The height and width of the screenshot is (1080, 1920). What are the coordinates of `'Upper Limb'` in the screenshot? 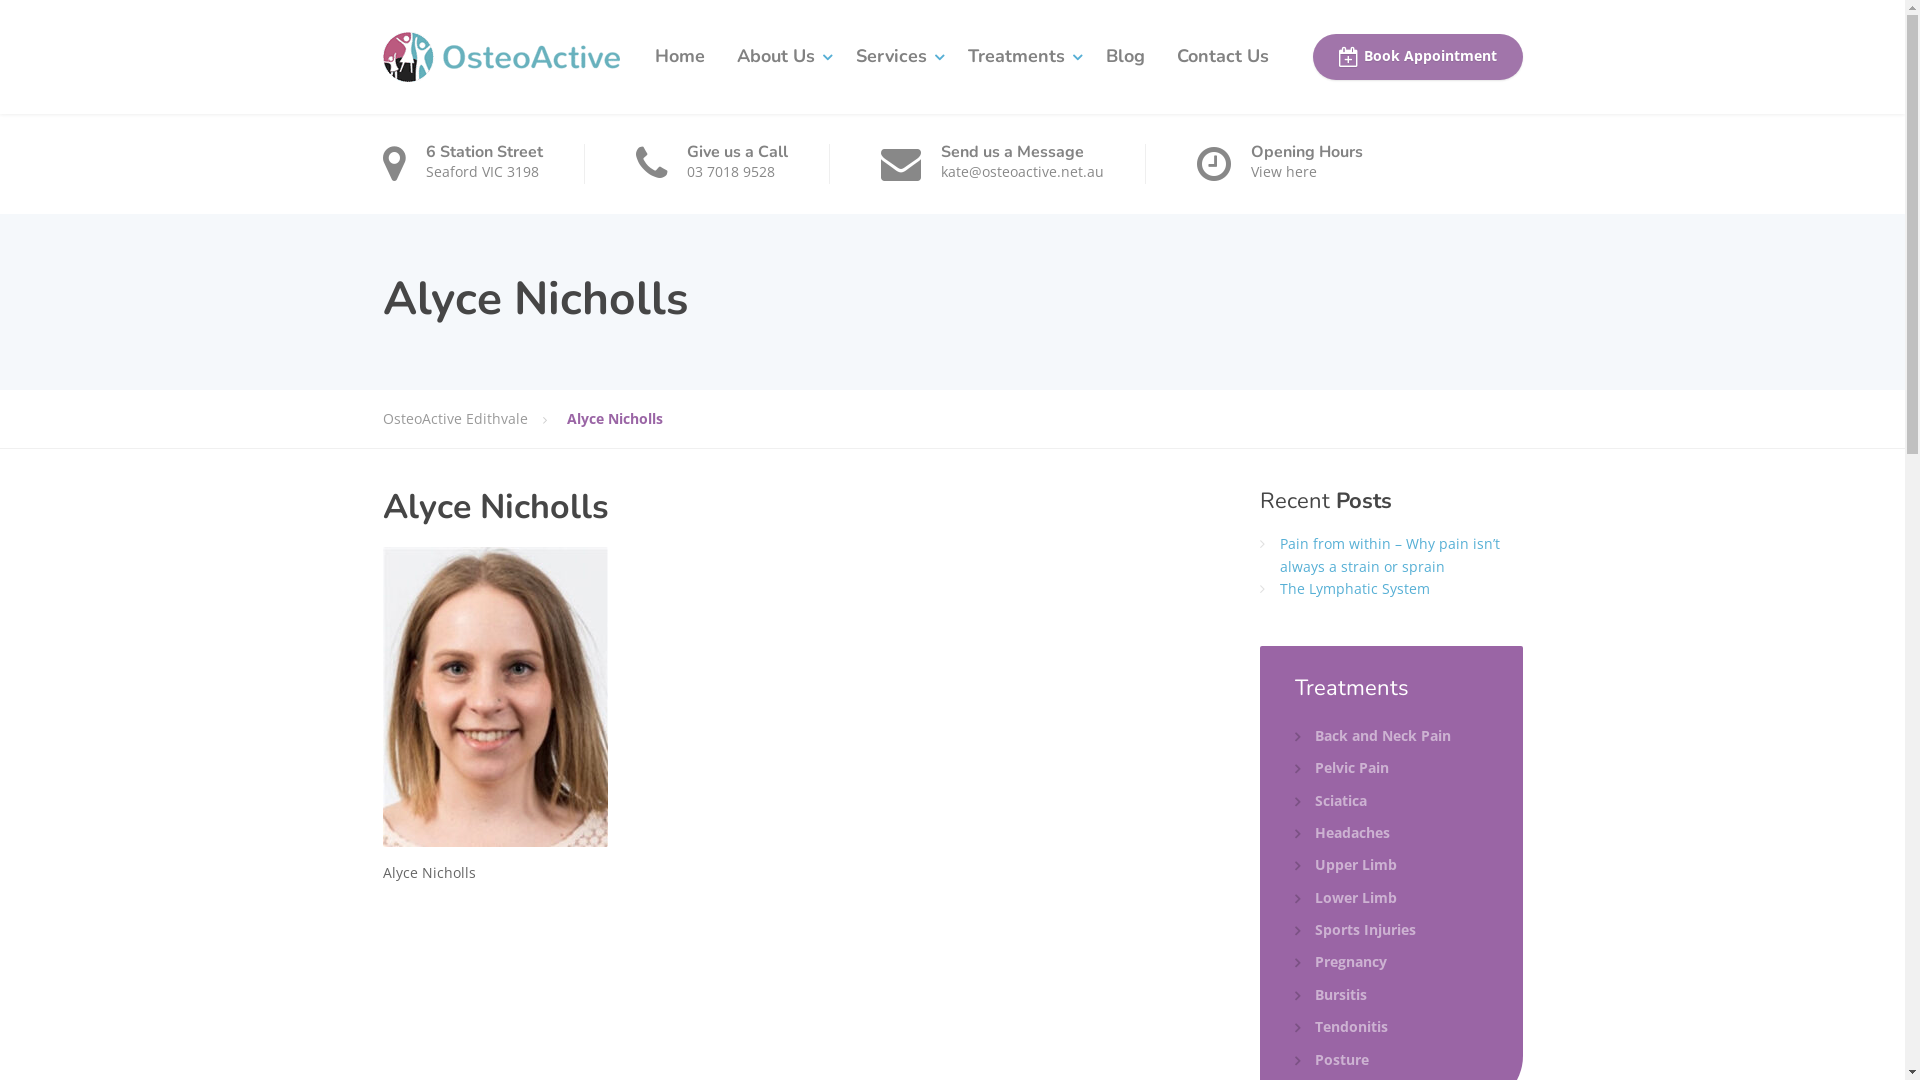 It's located at (1345, 863).